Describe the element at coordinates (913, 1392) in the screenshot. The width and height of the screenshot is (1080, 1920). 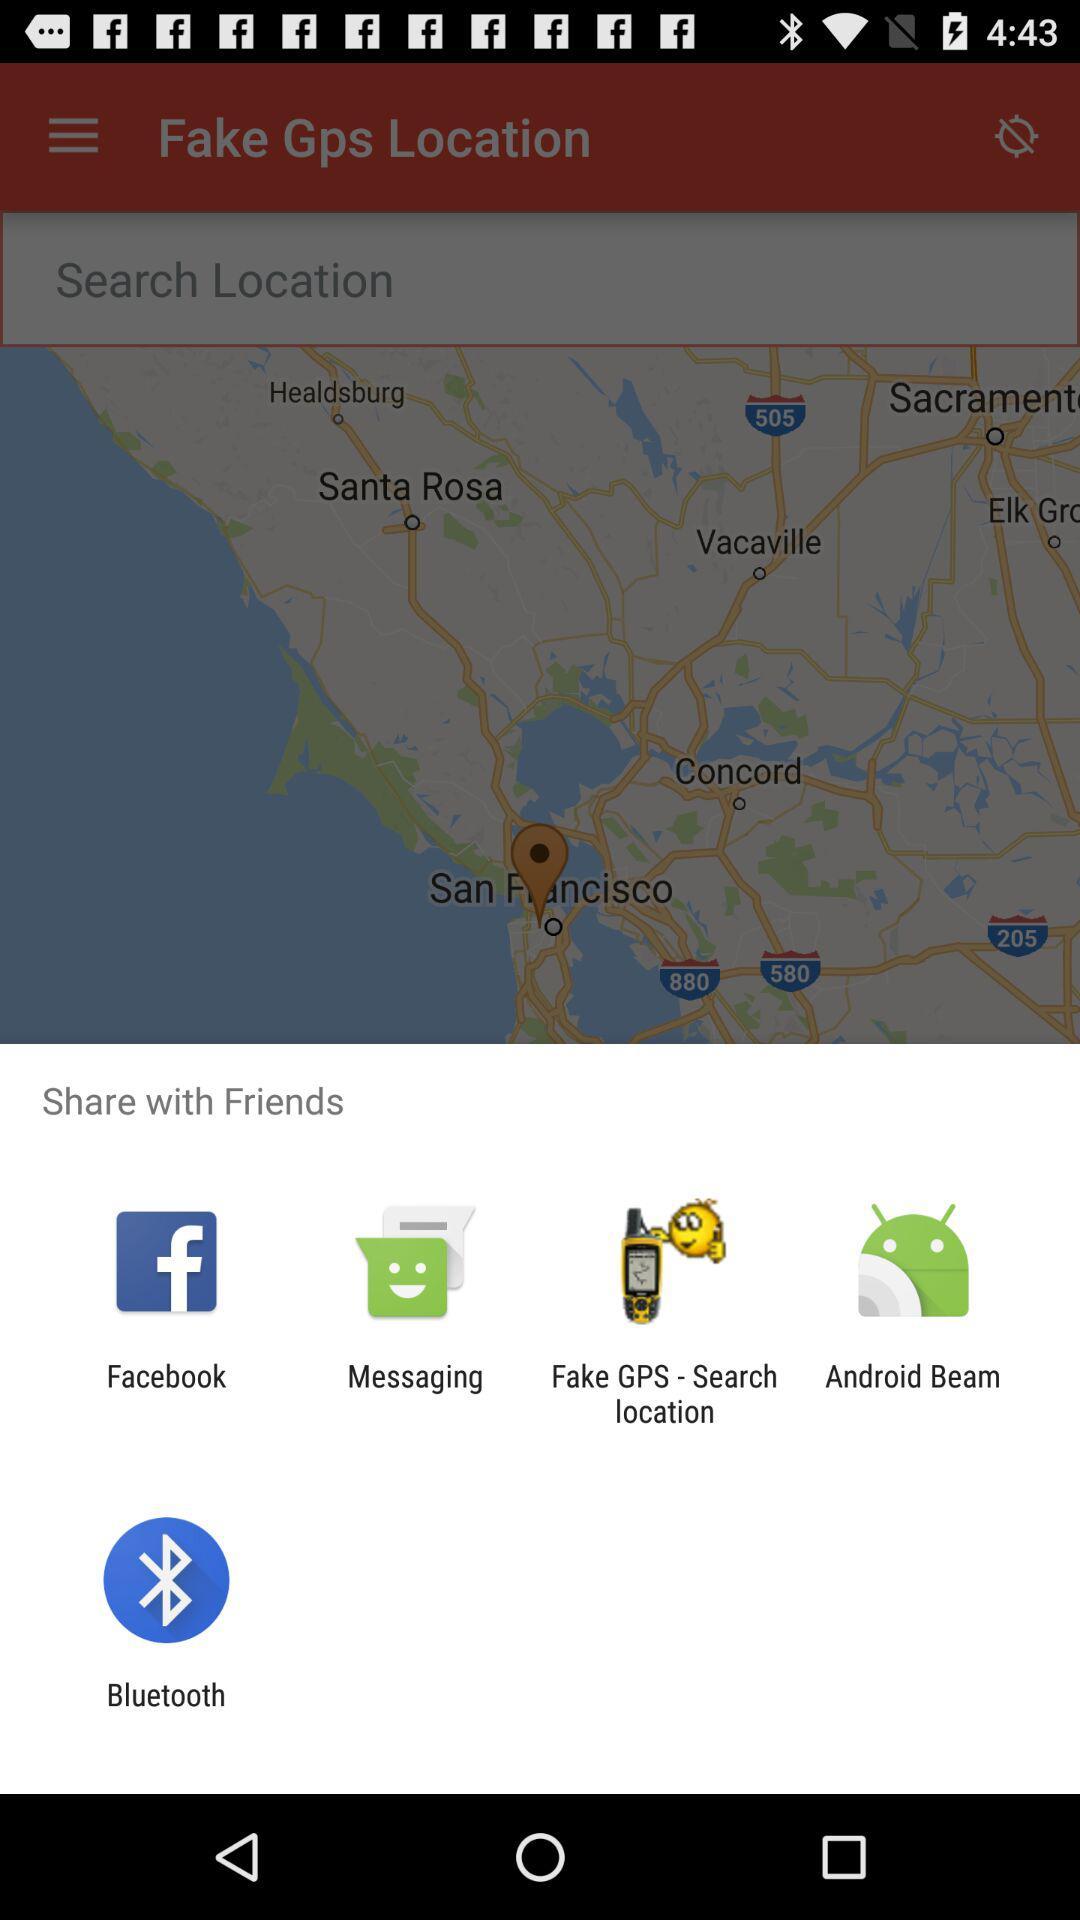
I see `the app to the right of the fake gps search` at that location.